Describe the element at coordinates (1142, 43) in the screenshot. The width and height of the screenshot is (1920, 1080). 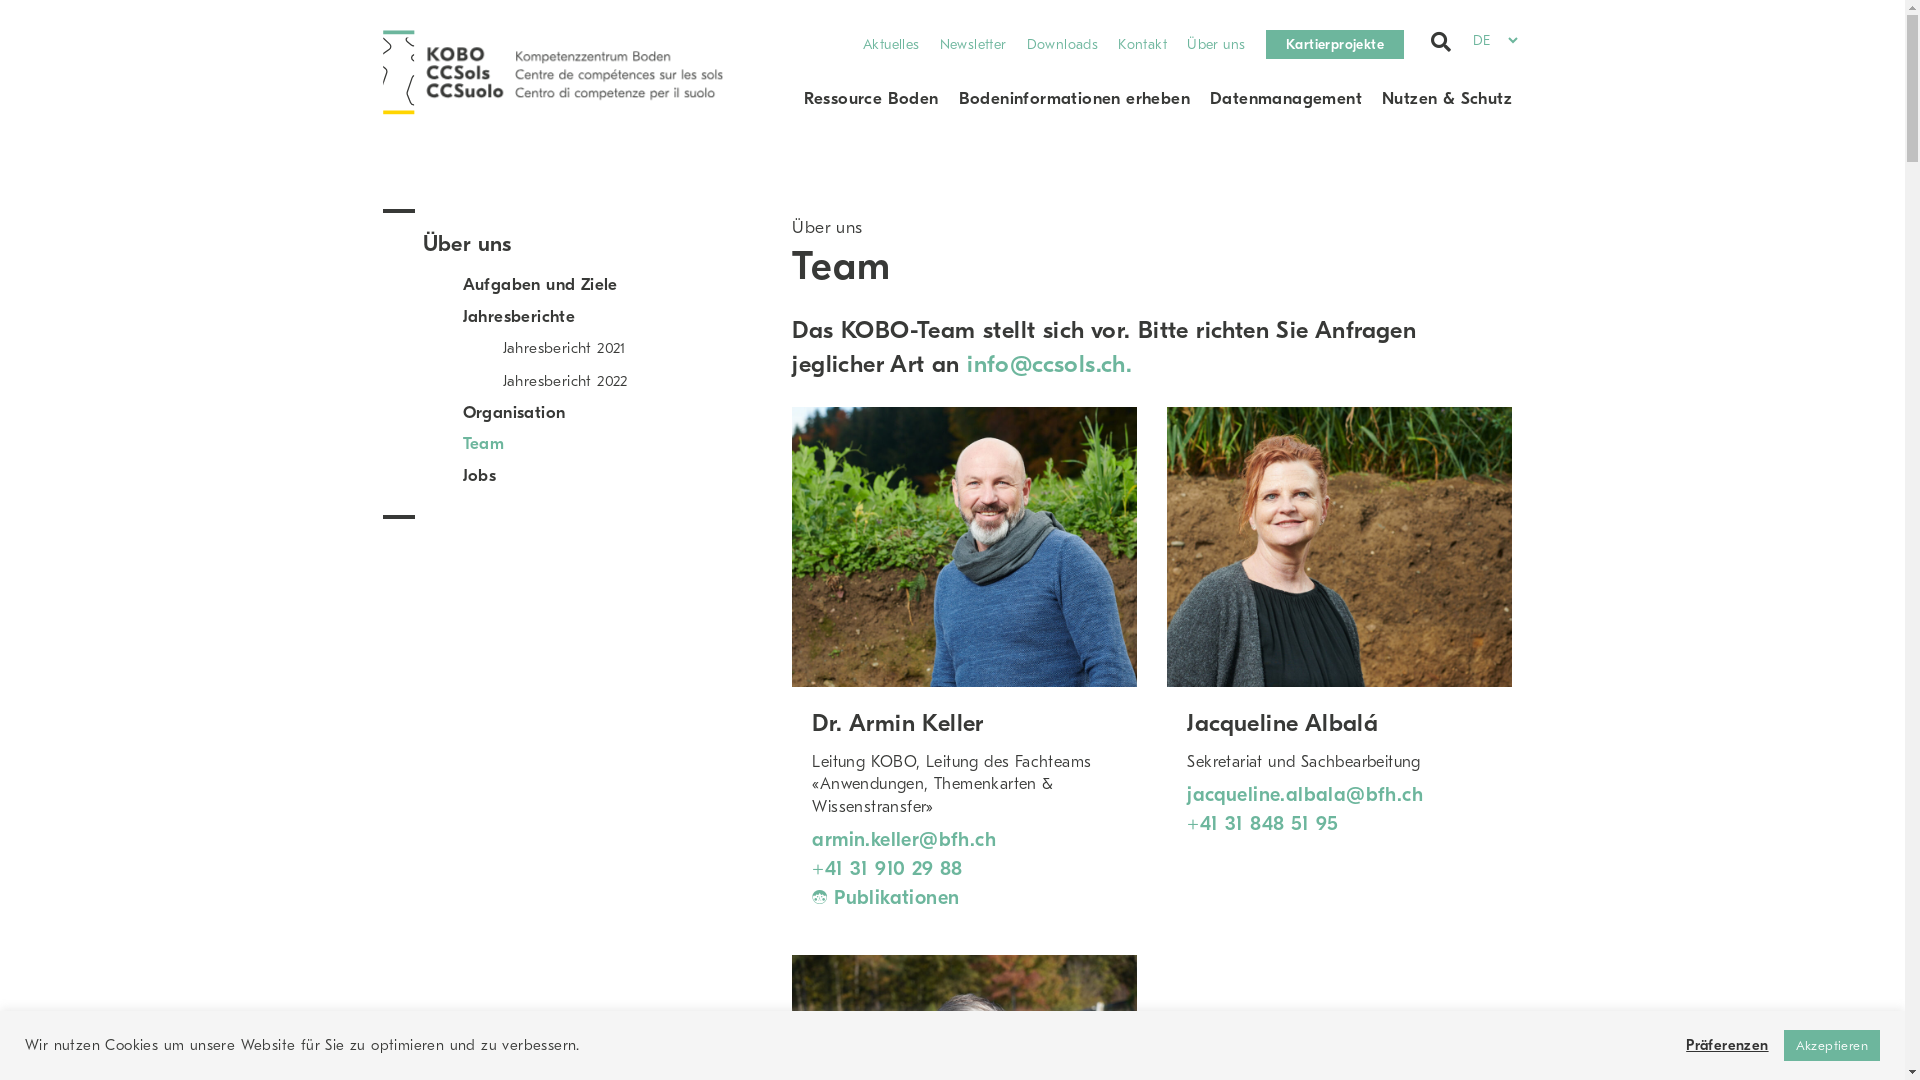
I see `'Kontakt'` at that location.